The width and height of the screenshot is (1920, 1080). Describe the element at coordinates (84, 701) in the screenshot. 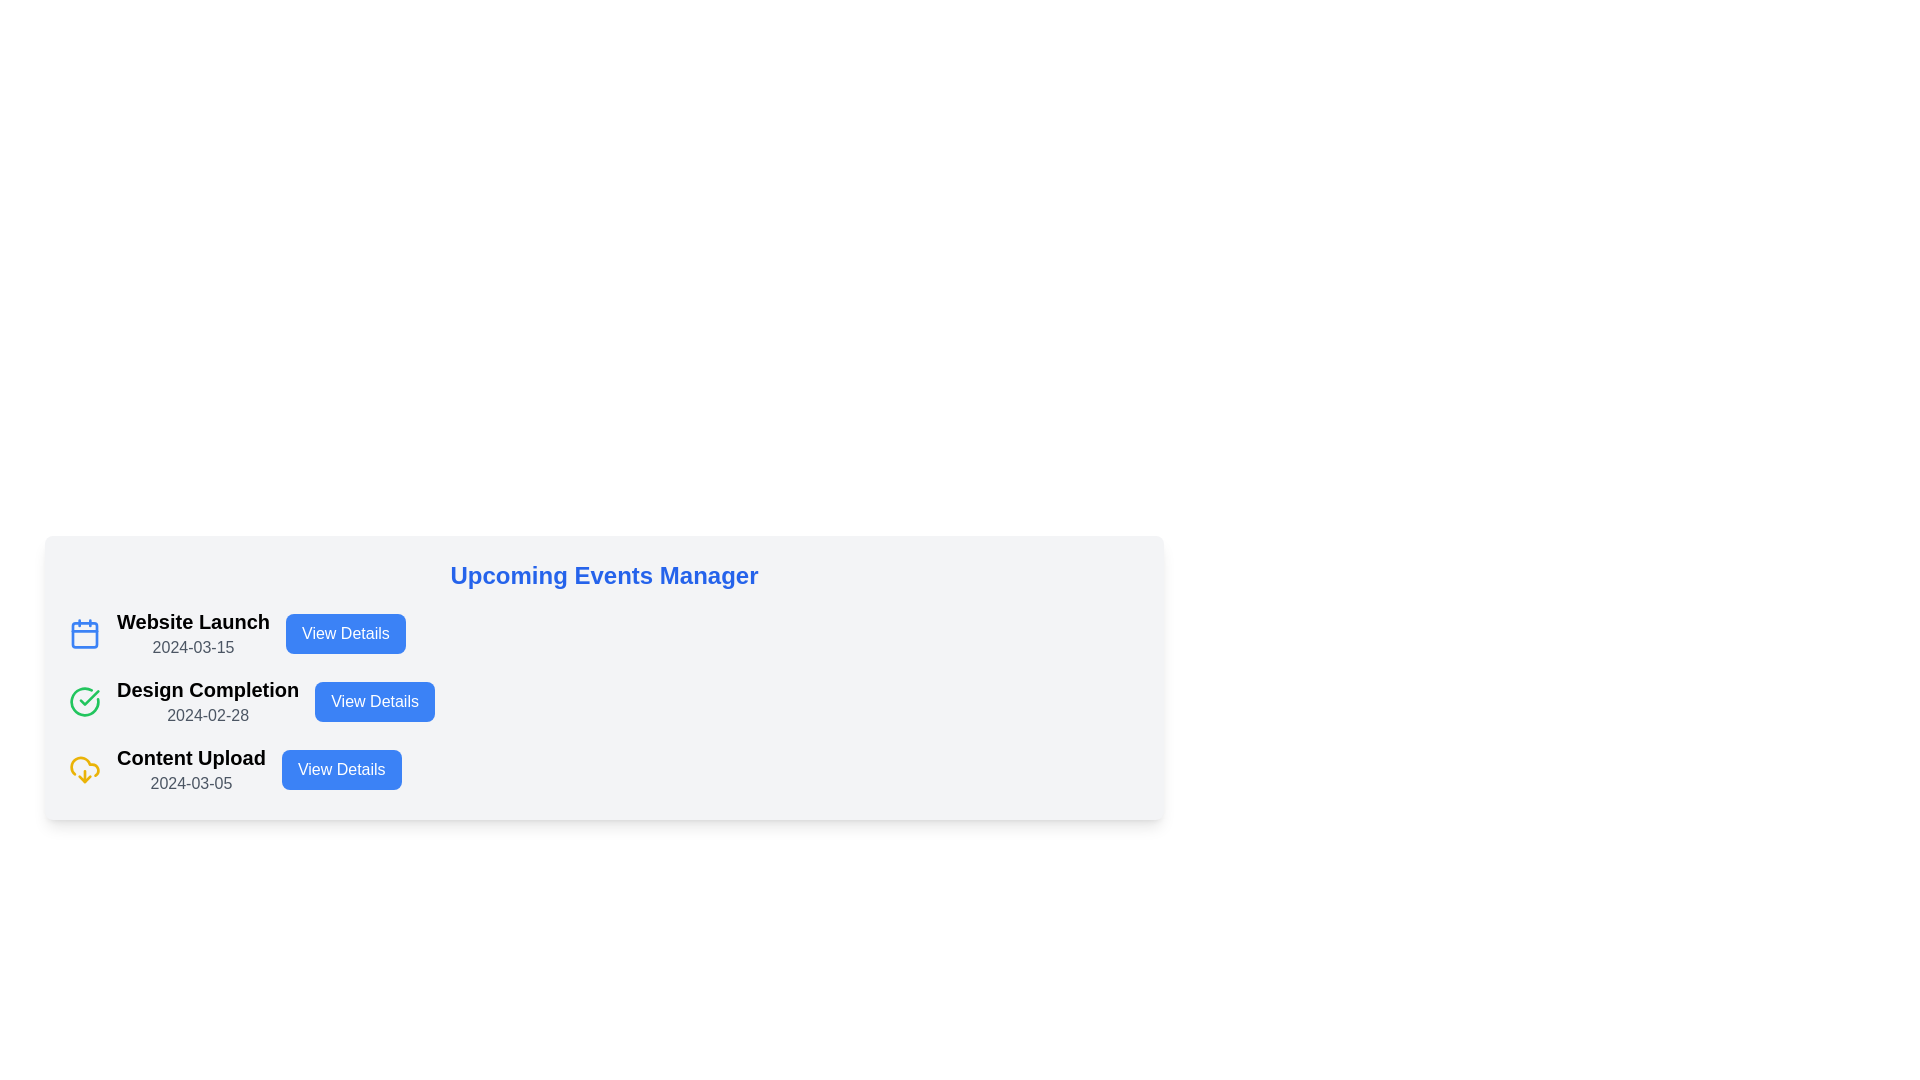

I see `the status icon indicating task completion for 'Design Completion' under 'Upcoming Events Manager'` at that location.